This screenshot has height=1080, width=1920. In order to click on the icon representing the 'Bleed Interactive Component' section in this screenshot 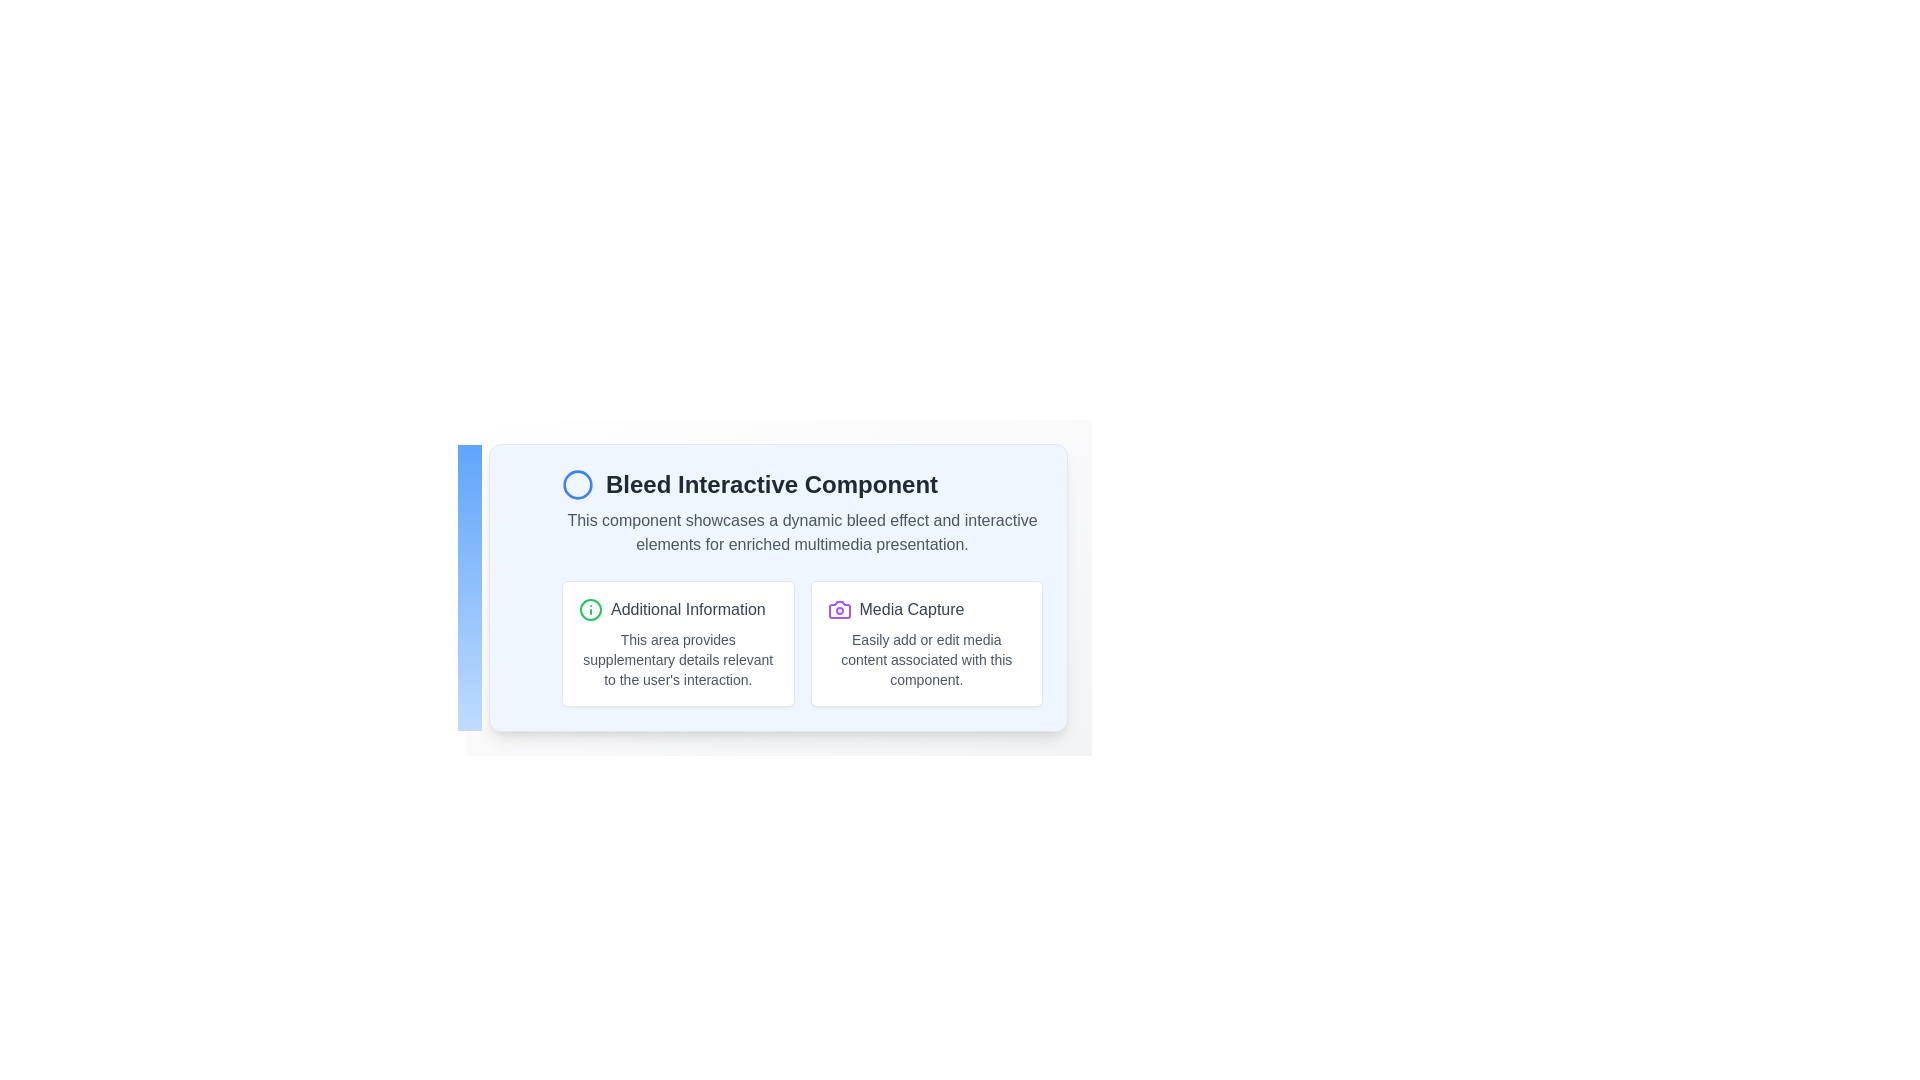, I will do `click(576, 485)`.